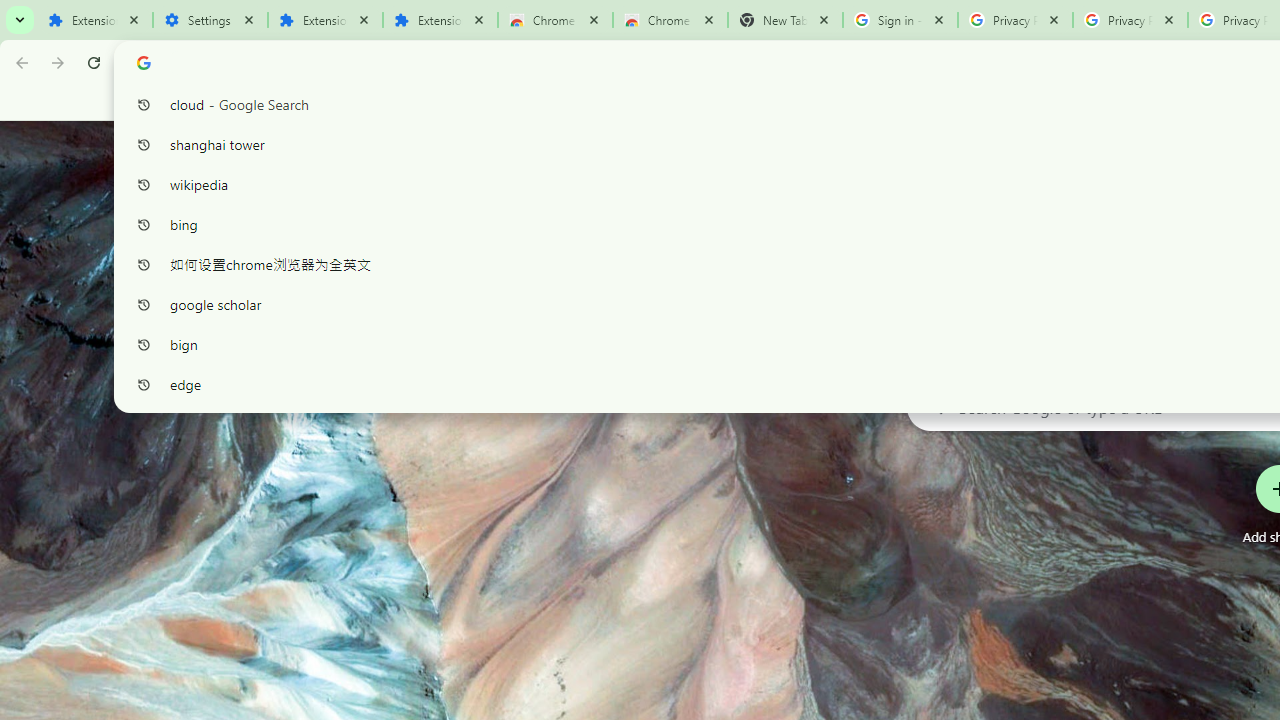 The height and width of the screenshot is (720, 1280). I want to click on 'New Tab', so click(784, 20).